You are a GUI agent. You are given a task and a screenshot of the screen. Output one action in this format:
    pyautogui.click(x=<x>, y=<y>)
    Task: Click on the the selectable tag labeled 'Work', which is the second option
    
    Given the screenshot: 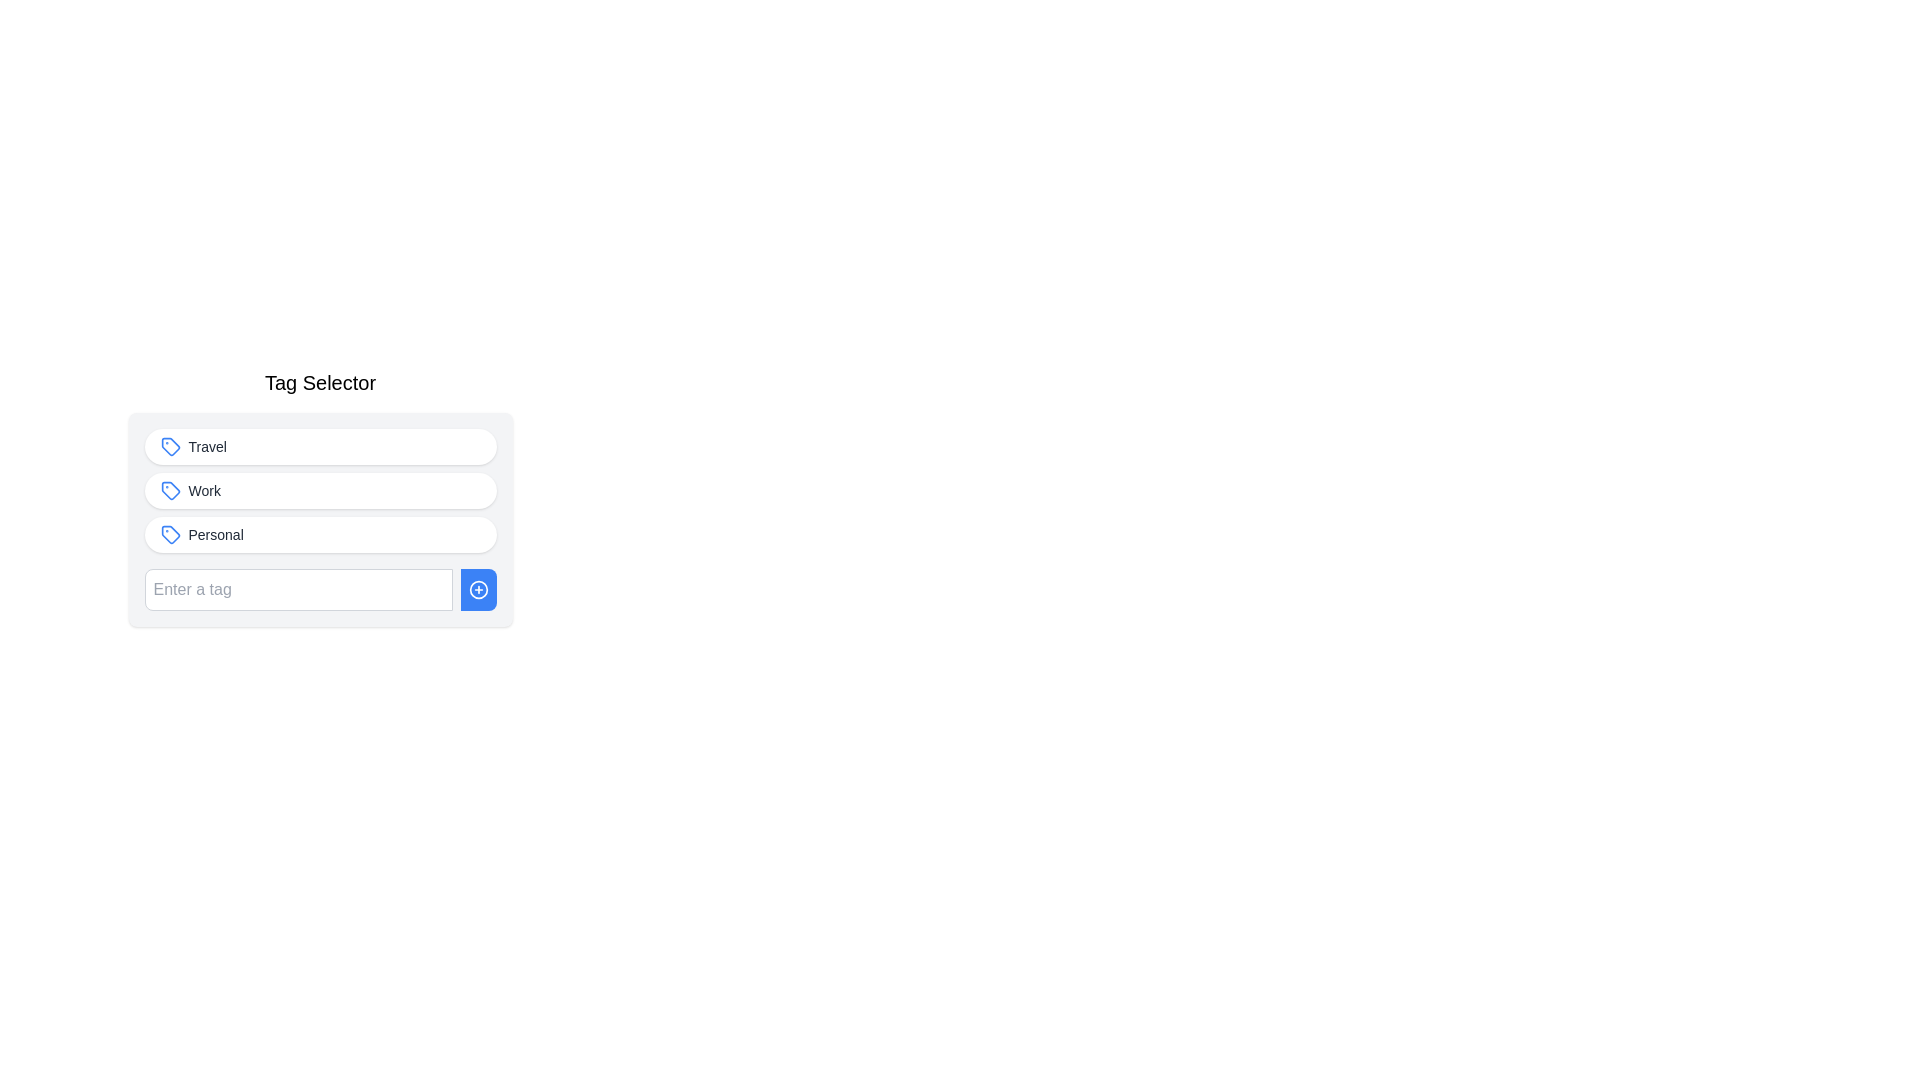 What is the action you would take?
    pyautogui.click(x=320, y=496)
    